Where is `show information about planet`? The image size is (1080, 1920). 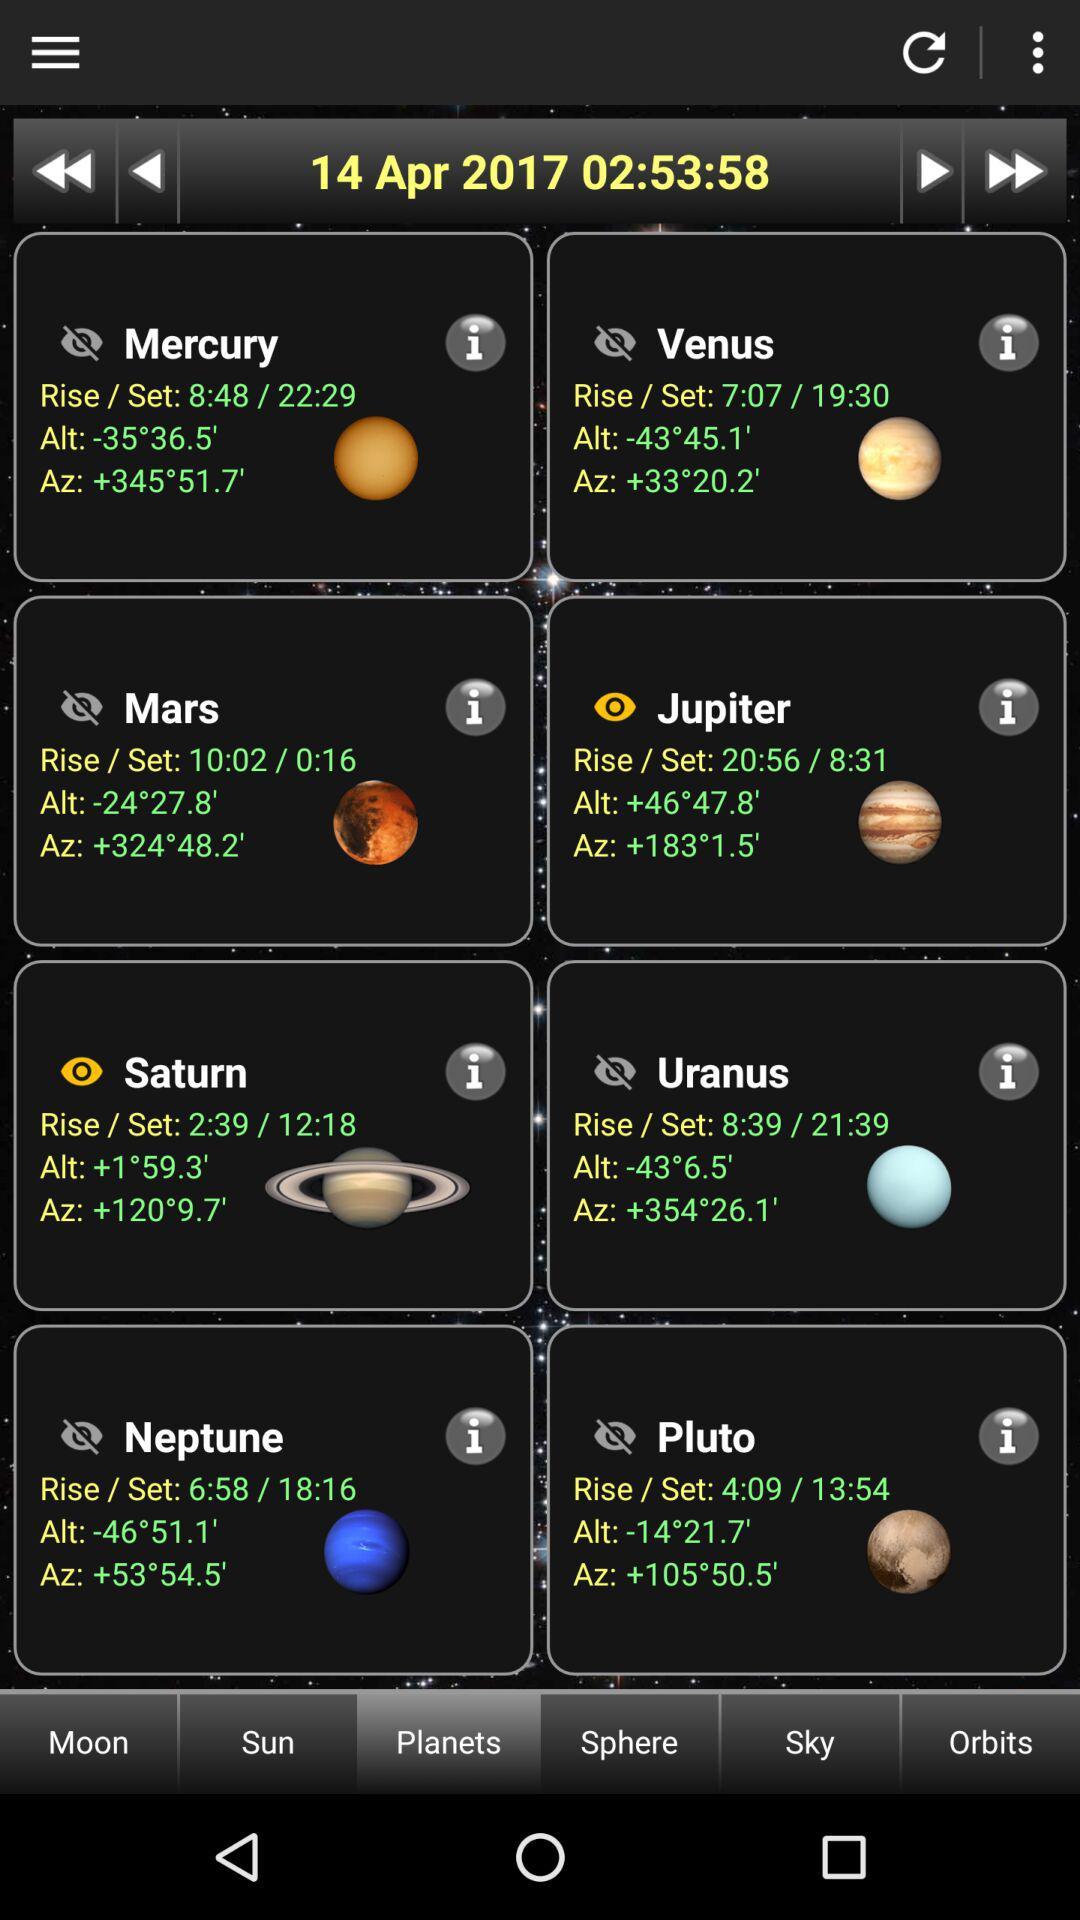 show information about planet is located at coordinates (613, 1434).